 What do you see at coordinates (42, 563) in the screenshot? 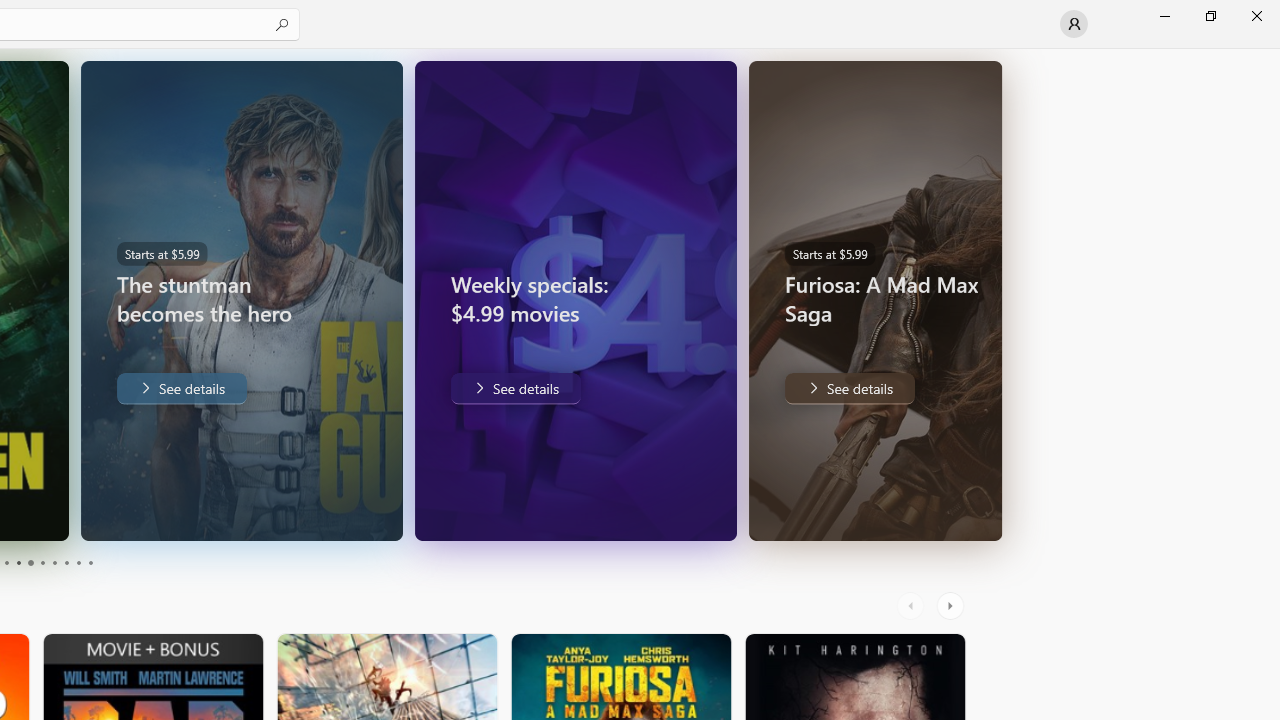
I see `'Page 6'` at bounding box center [42, 563].